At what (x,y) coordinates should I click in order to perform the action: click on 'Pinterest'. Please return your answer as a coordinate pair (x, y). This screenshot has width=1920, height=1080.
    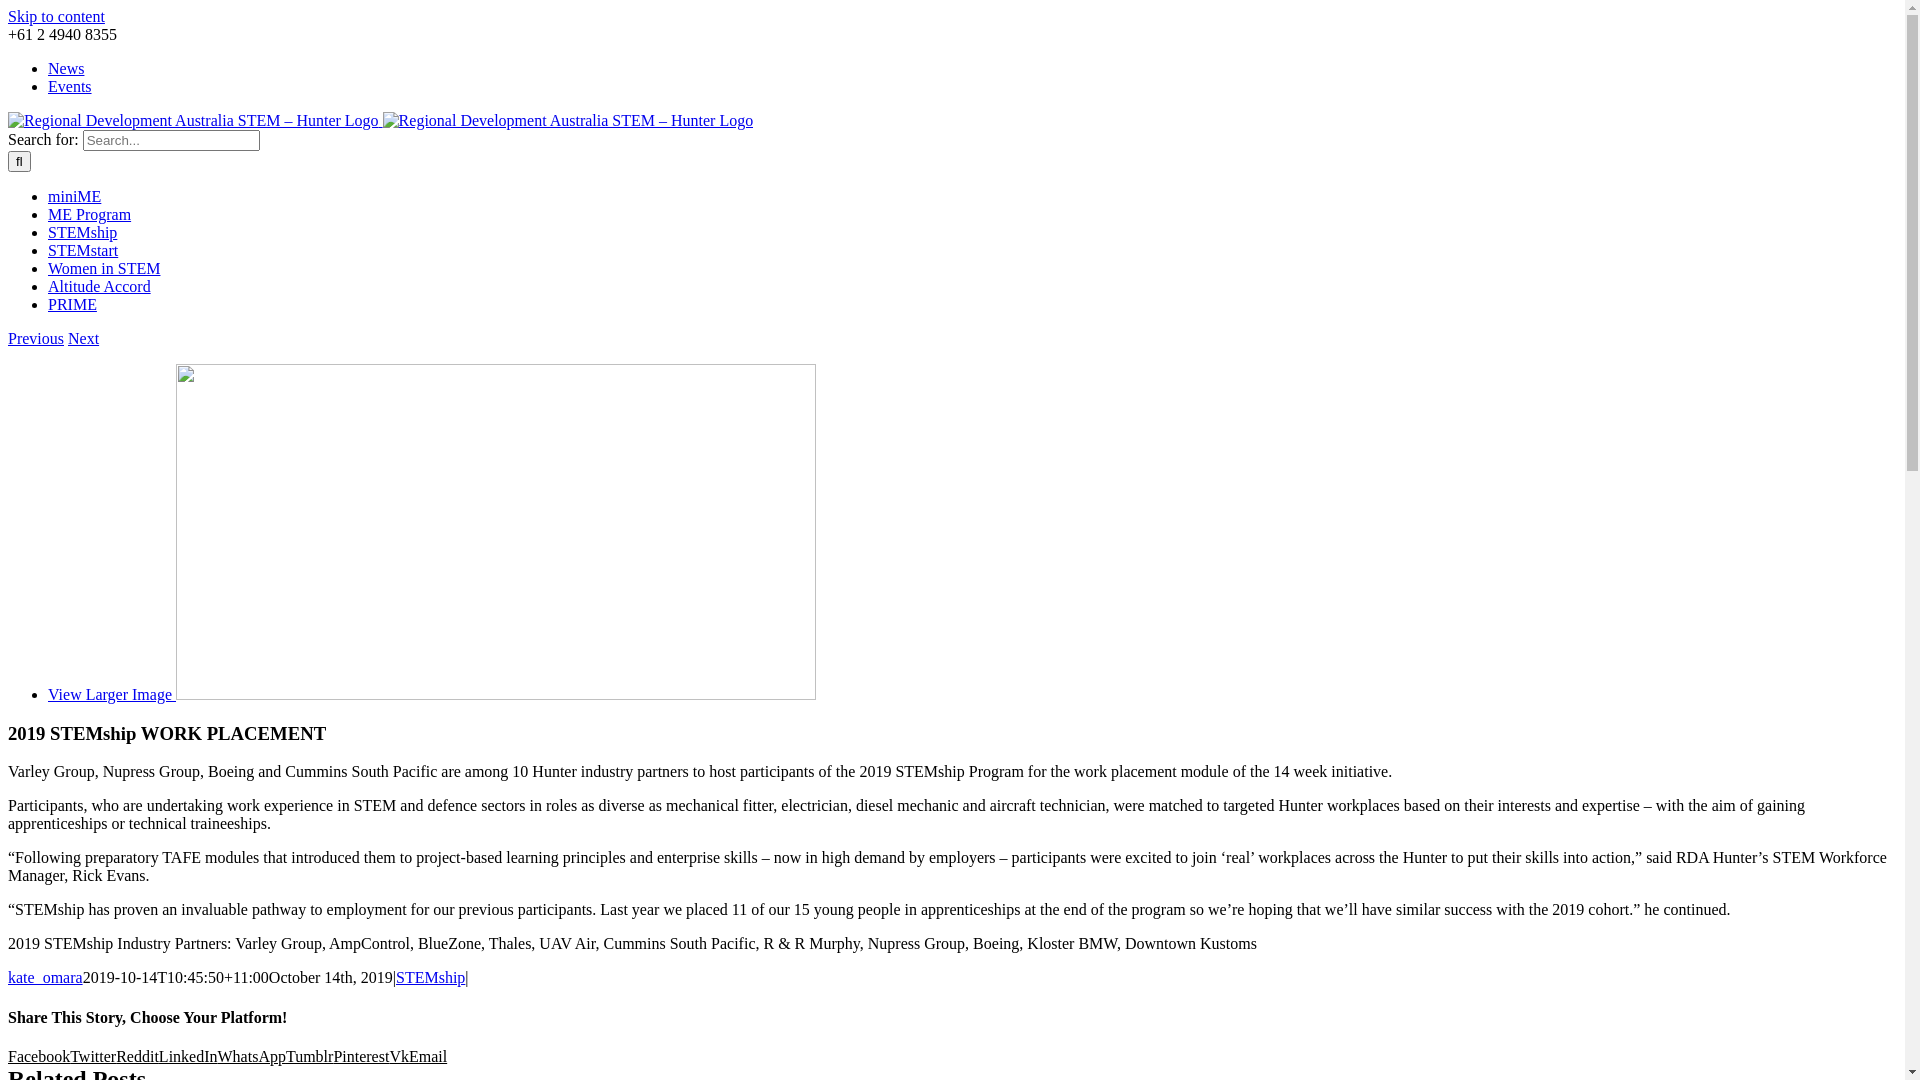
    Looking at the image, I should click on (332, 1055).